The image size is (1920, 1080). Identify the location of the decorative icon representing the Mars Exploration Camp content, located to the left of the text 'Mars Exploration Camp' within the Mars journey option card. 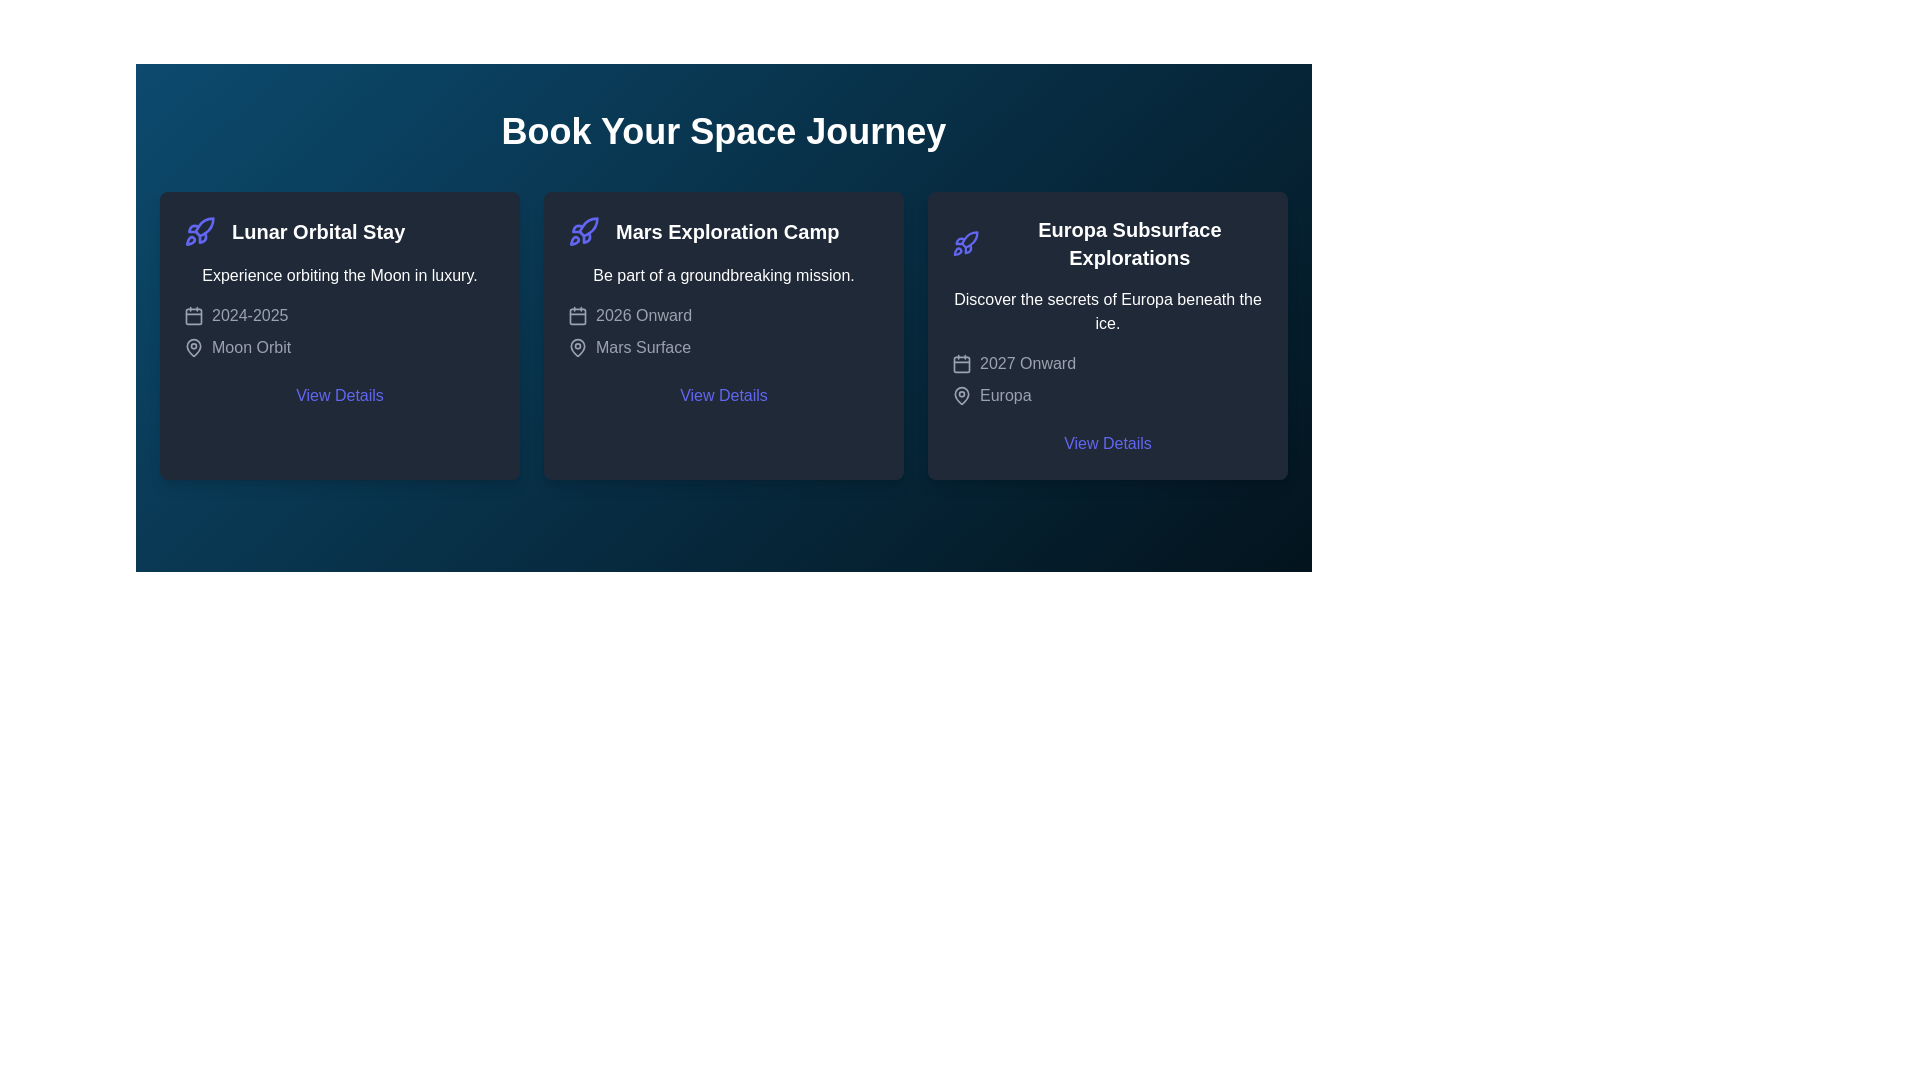
(583, 230).